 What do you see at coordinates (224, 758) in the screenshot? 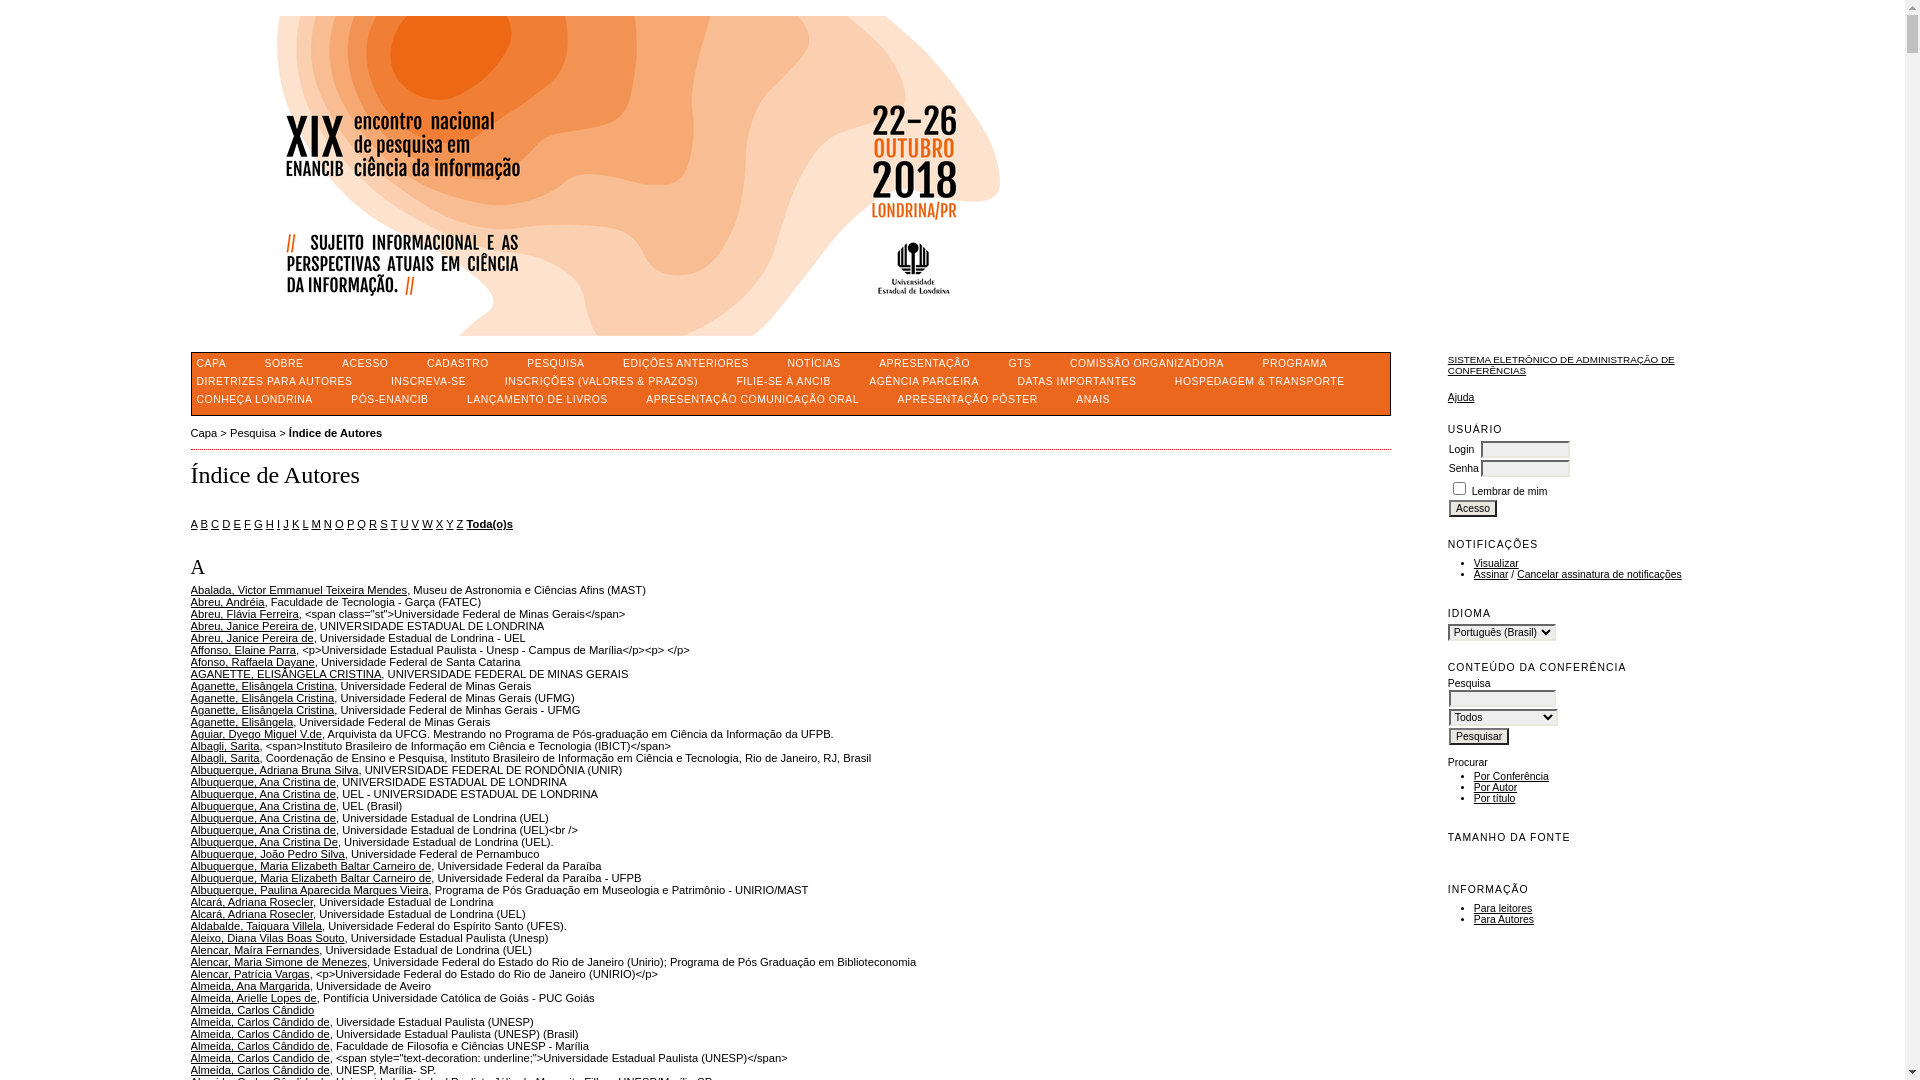
I see `'Albagli, Sarita'` at bounding box center [224, 758].